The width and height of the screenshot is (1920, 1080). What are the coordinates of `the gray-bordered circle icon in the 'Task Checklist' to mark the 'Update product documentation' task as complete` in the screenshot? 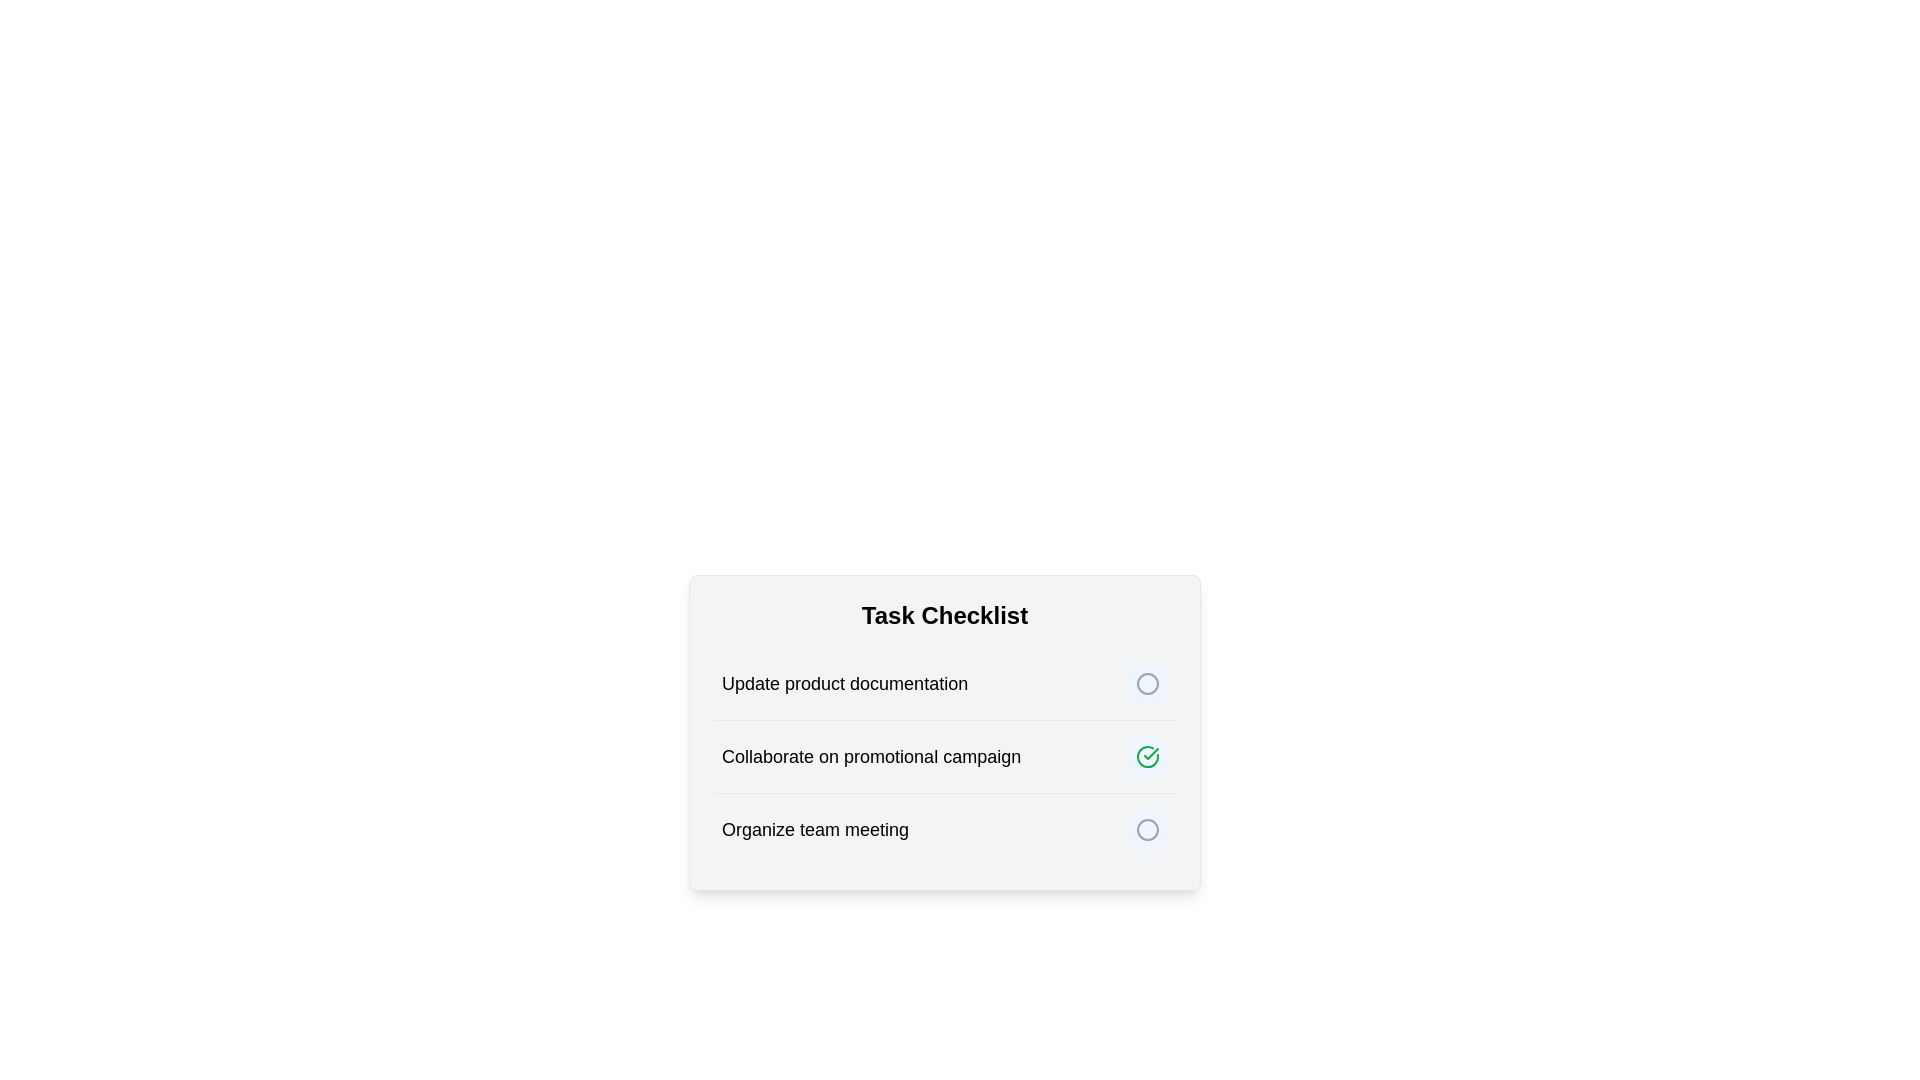 It's located at (1147, 682).